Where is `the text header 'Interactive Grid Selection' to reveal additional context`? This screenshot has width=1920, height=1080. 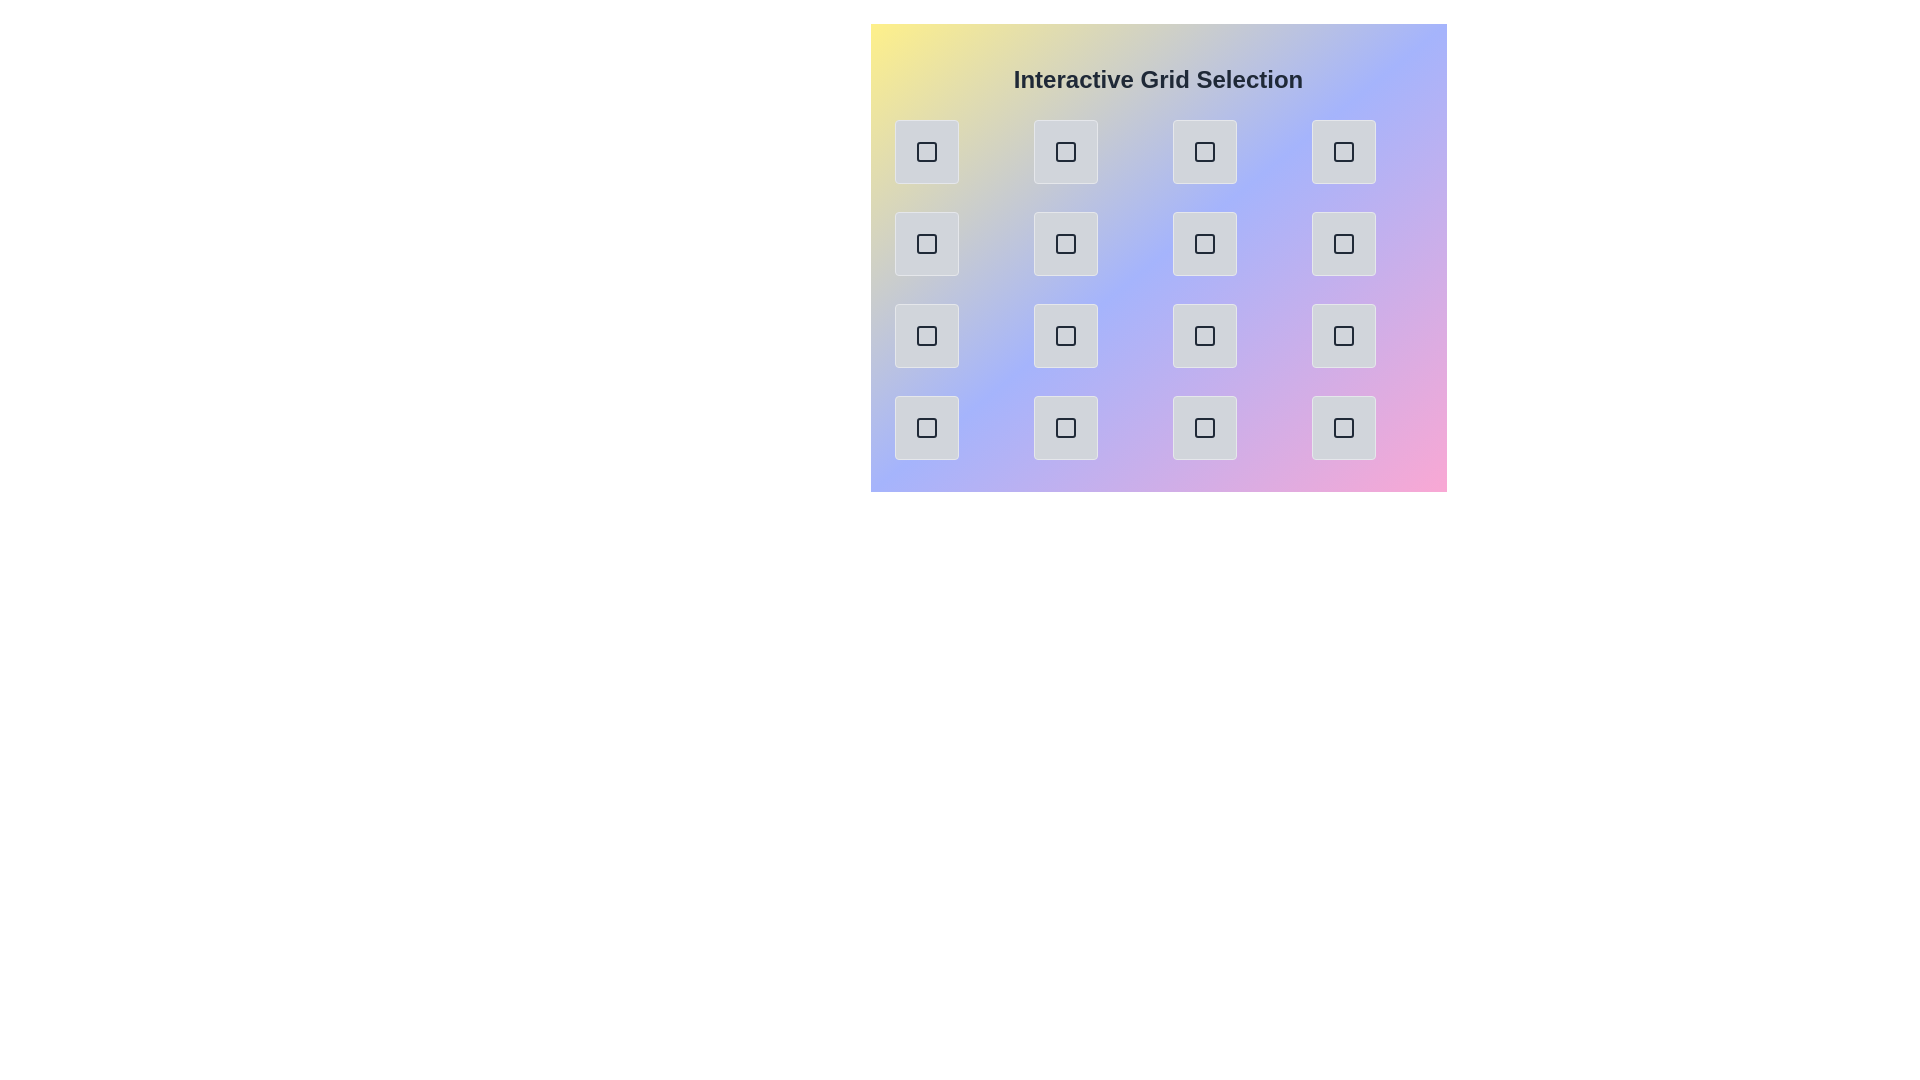 the text header 'Interactive Grid Selection' to reveal additional context is located at coordinates (1158, 79).